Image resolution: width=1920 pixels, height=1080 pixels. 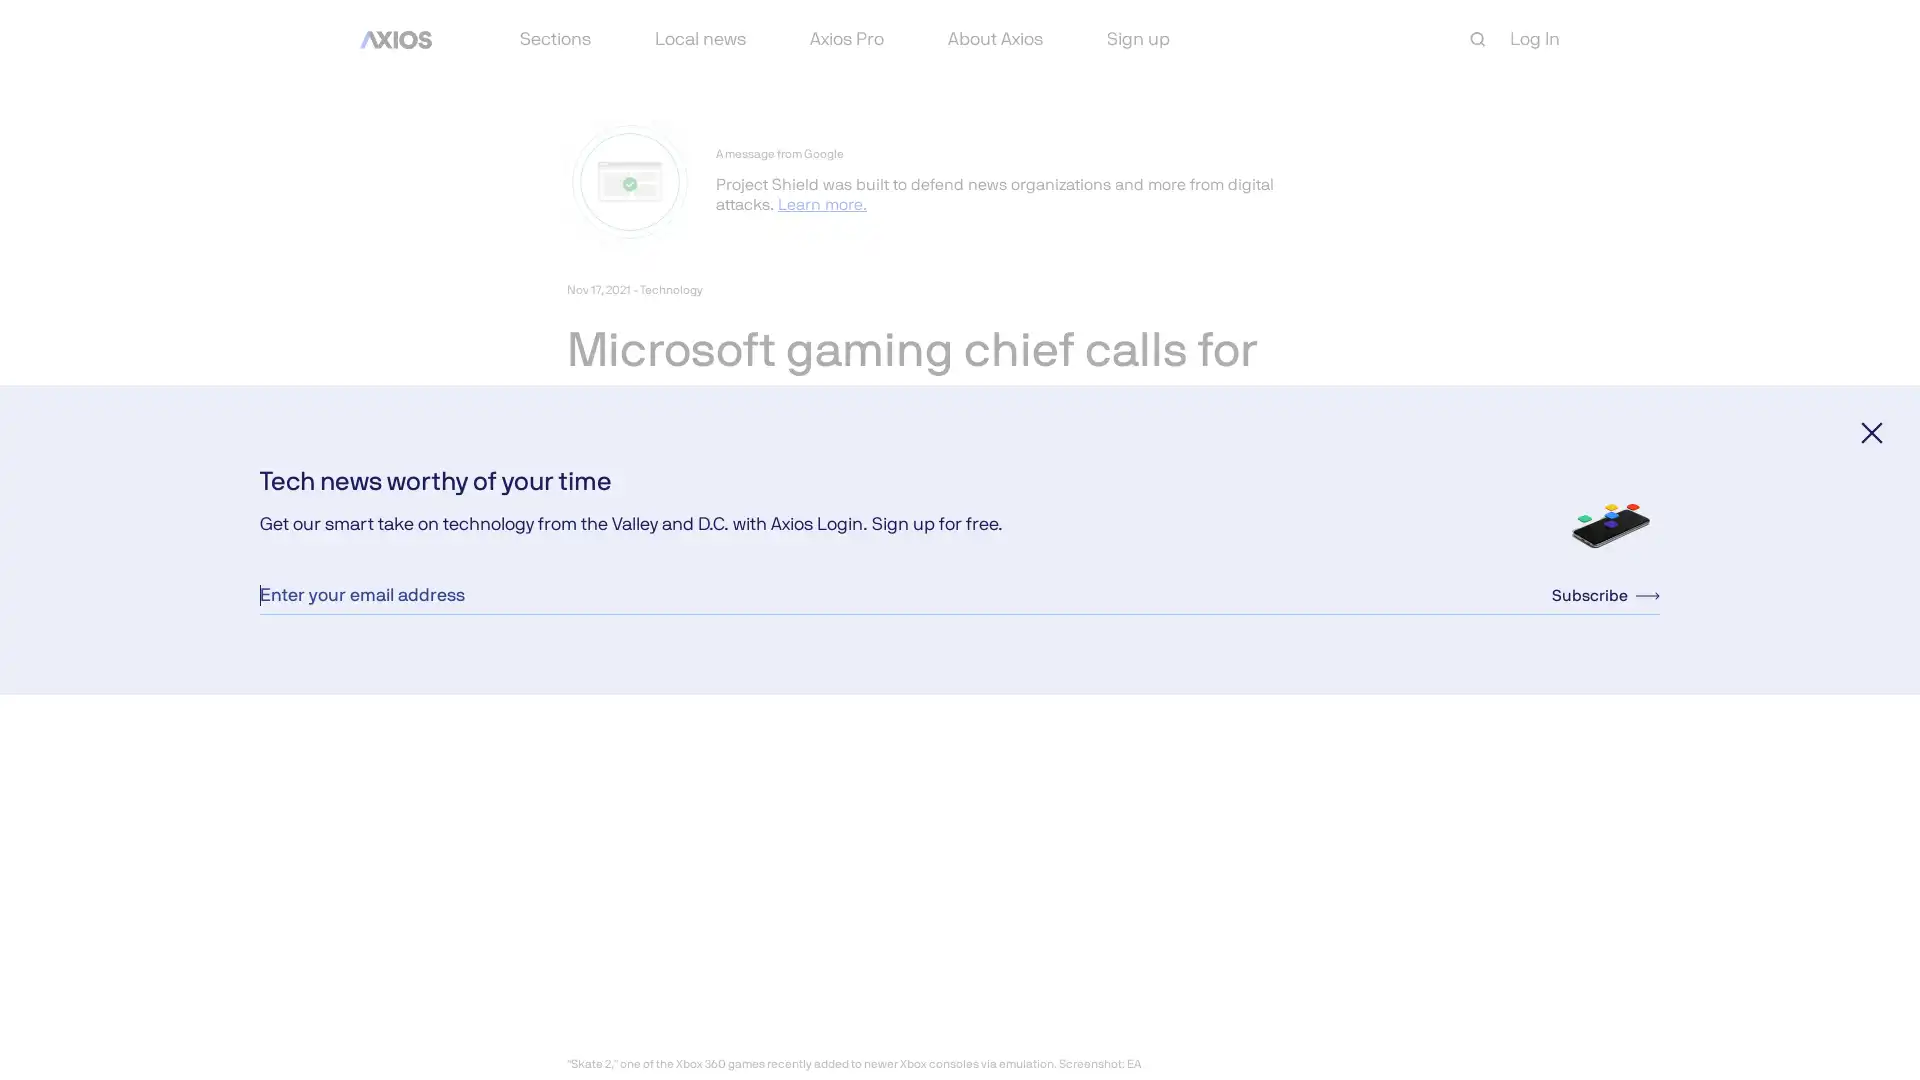 What do you see at coordinates (677, 543) in the screenshot?
I see `linkedin` at bounding box center [677, 543].